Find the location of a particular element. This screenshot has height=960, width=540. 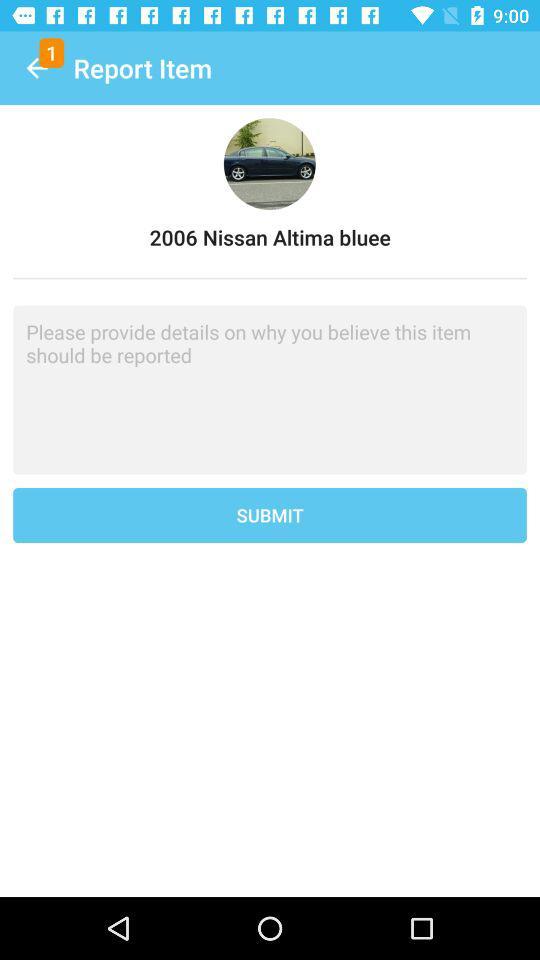

the submit icon is located at coordinates (270, 514).